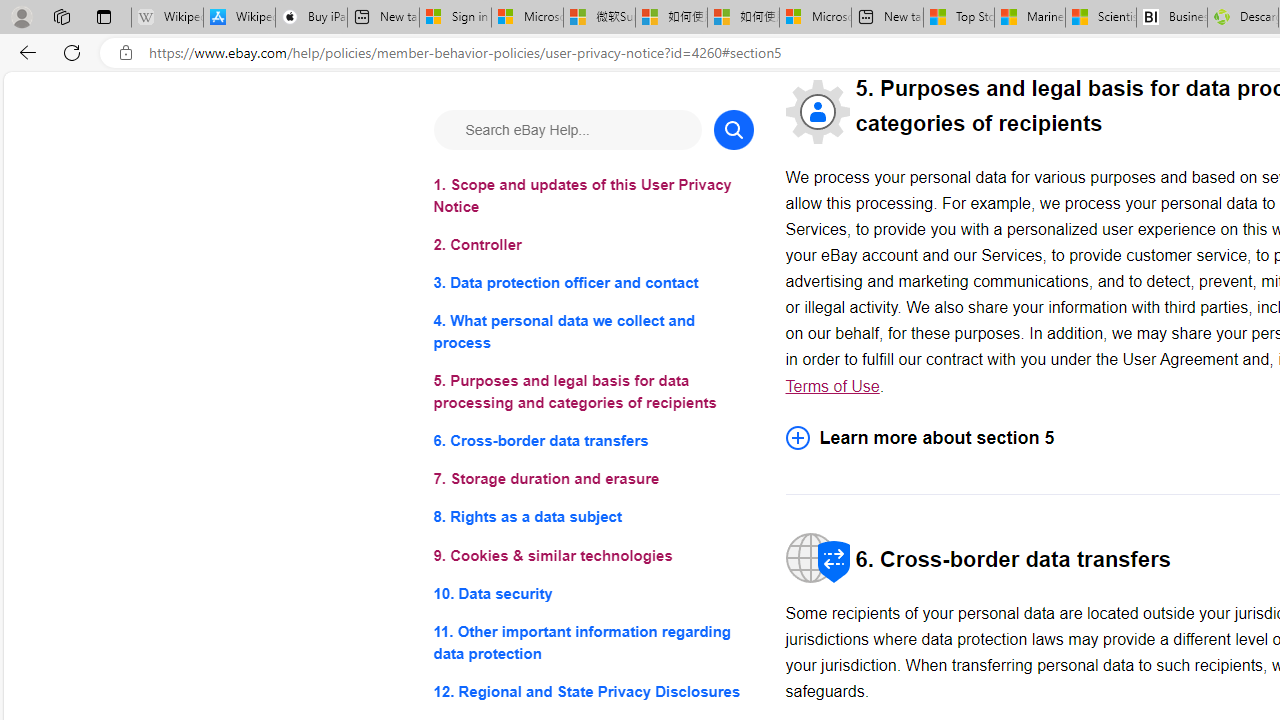 This screenshot has height=720, width=1280. What do you see at coordinates (592, 440) in the screenshot?
I see `'6. Cross-border data transfers'` at bounding box center [592, 440].